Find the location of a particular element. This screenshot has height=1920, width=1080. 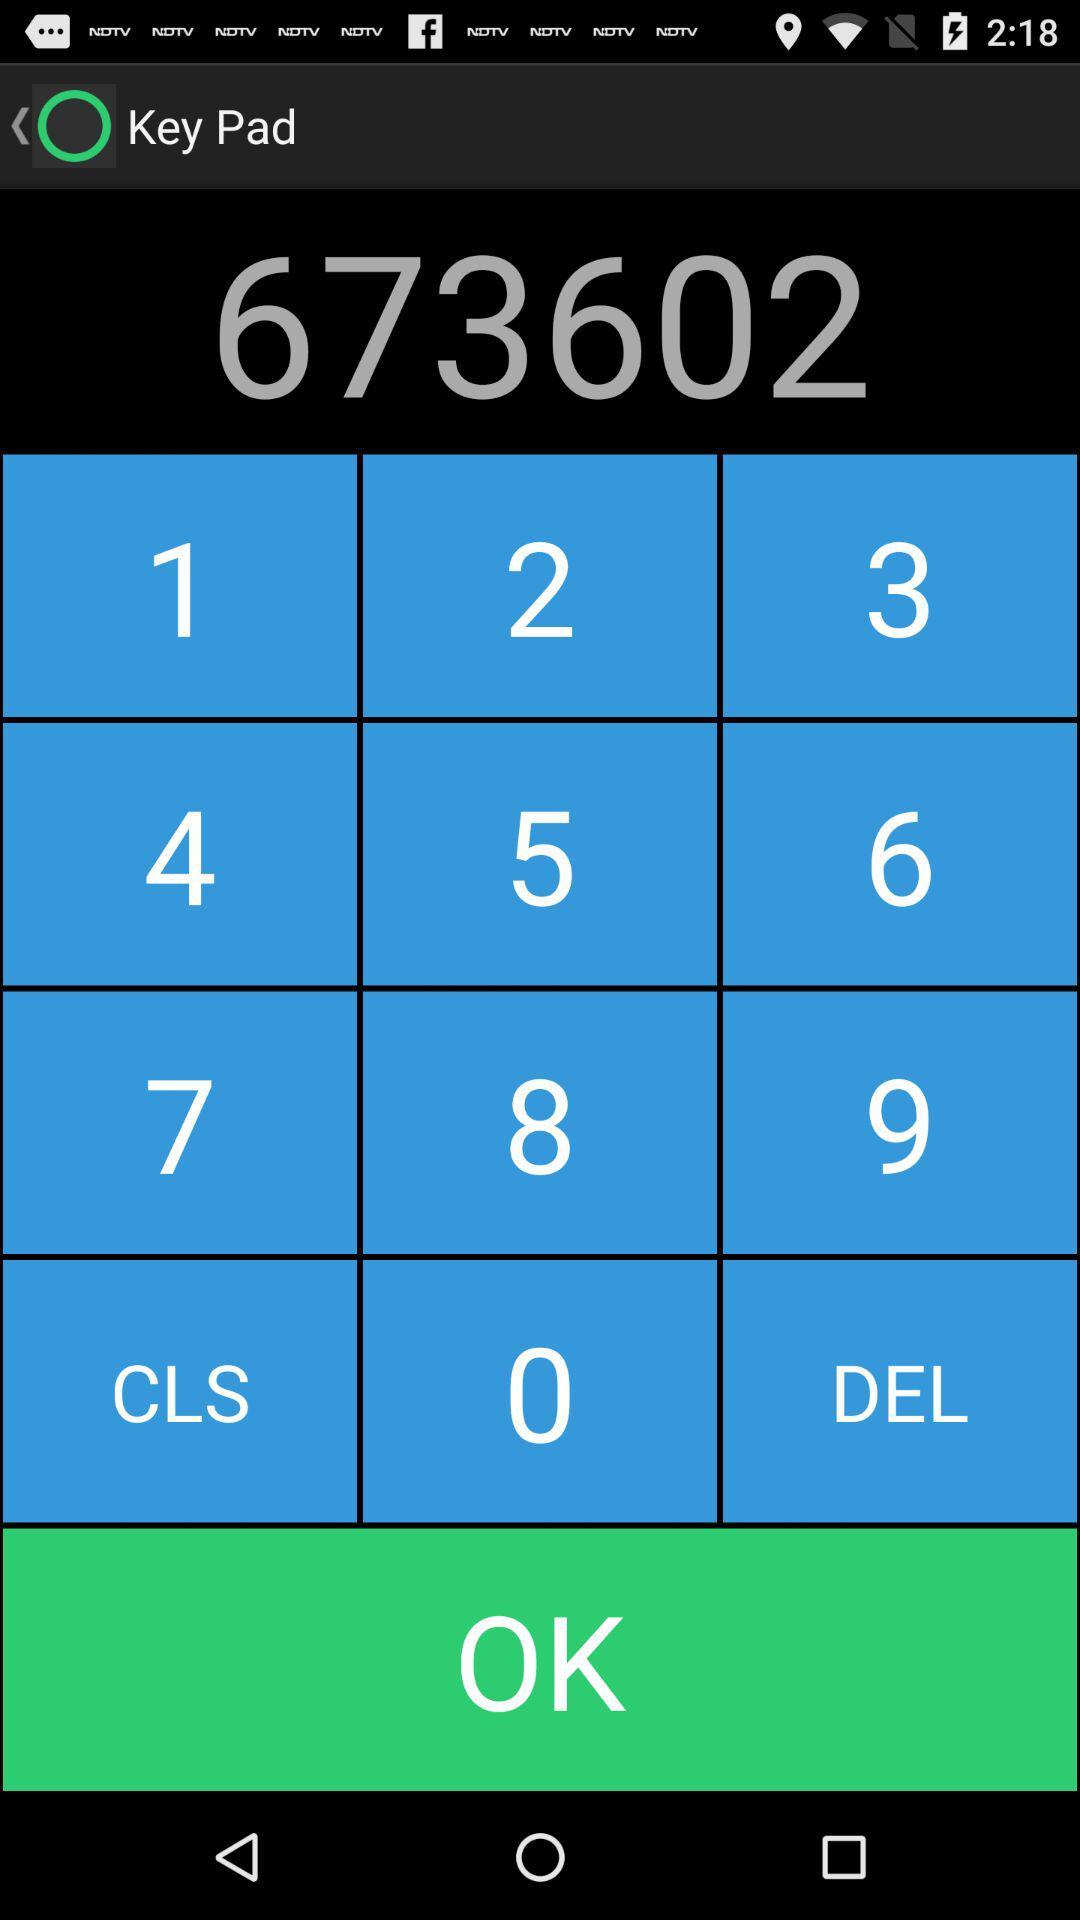

6 item is located at coordinates (898, 854).